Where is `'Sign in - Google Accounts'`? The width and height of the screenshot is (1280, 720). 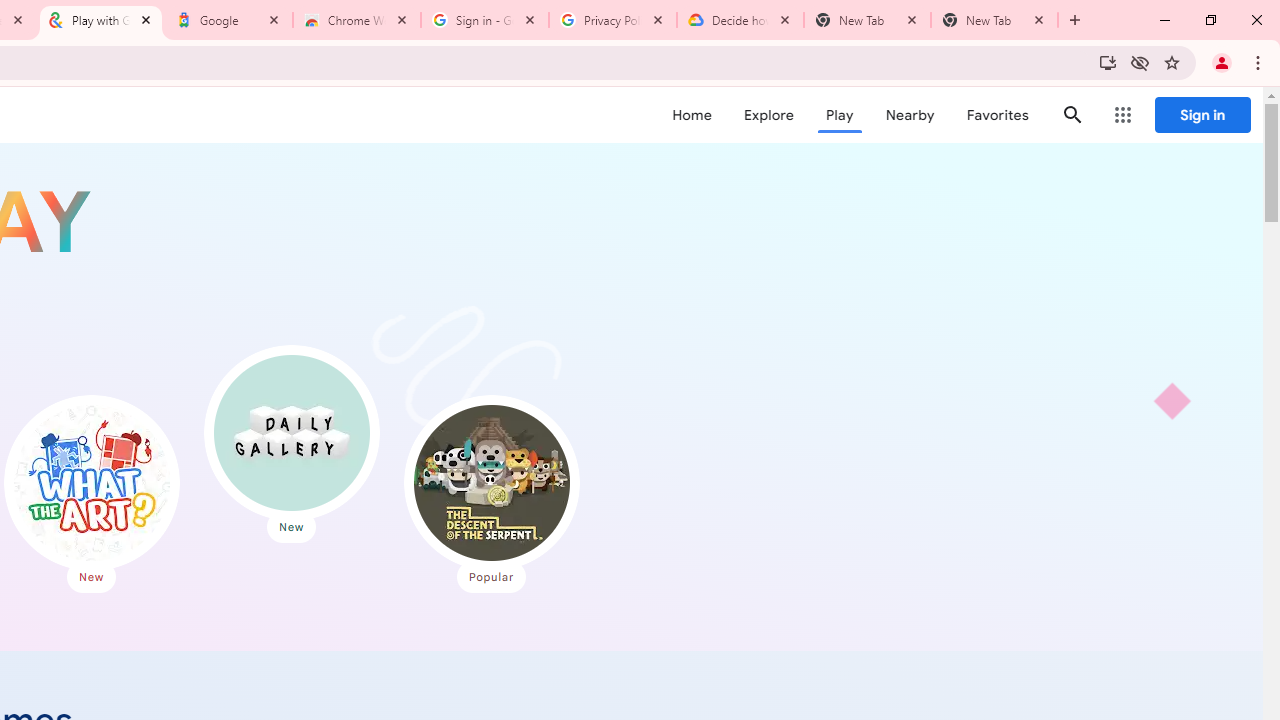 'Sign in - Google Accounts' is located at coordinates (485, 20).